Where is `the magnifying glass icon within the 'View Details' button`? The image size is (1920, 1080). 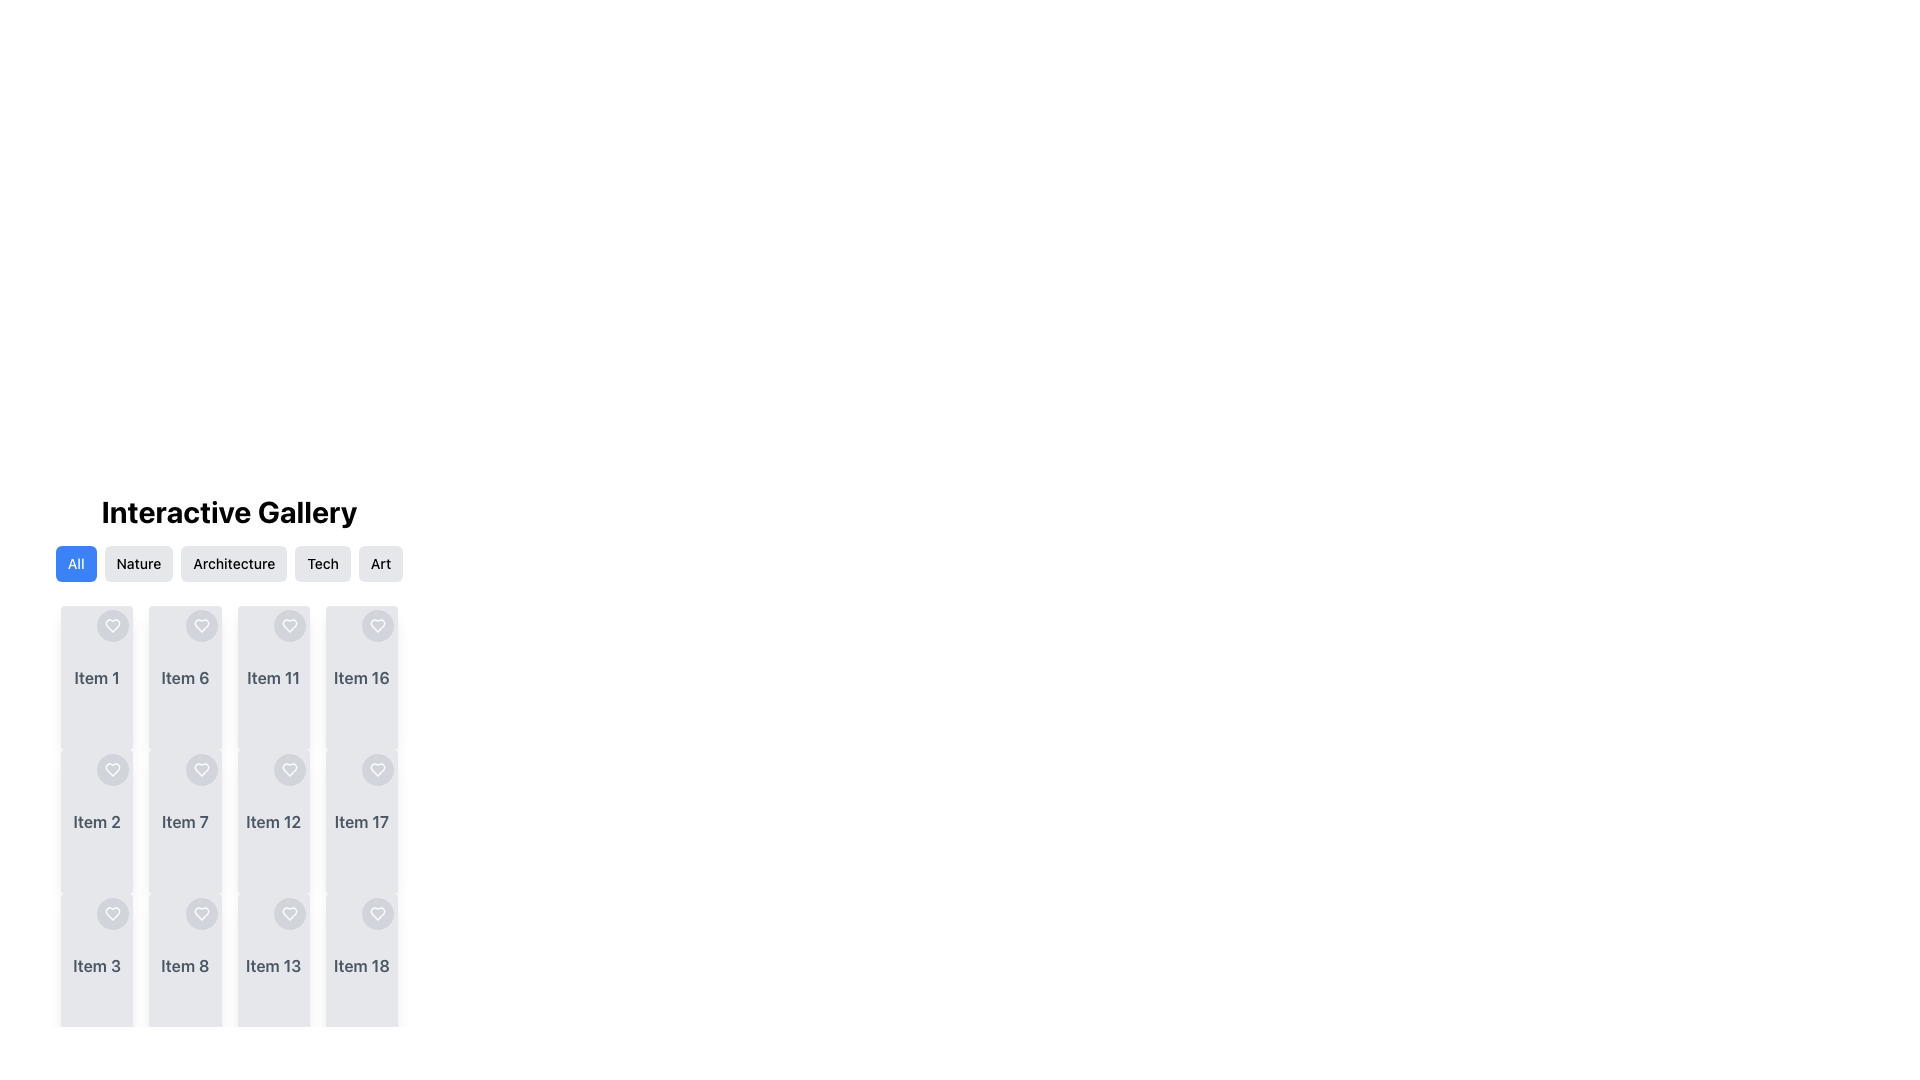 the magnifying glass icon within the 'View Details' button is located at coordinates (152, 821).